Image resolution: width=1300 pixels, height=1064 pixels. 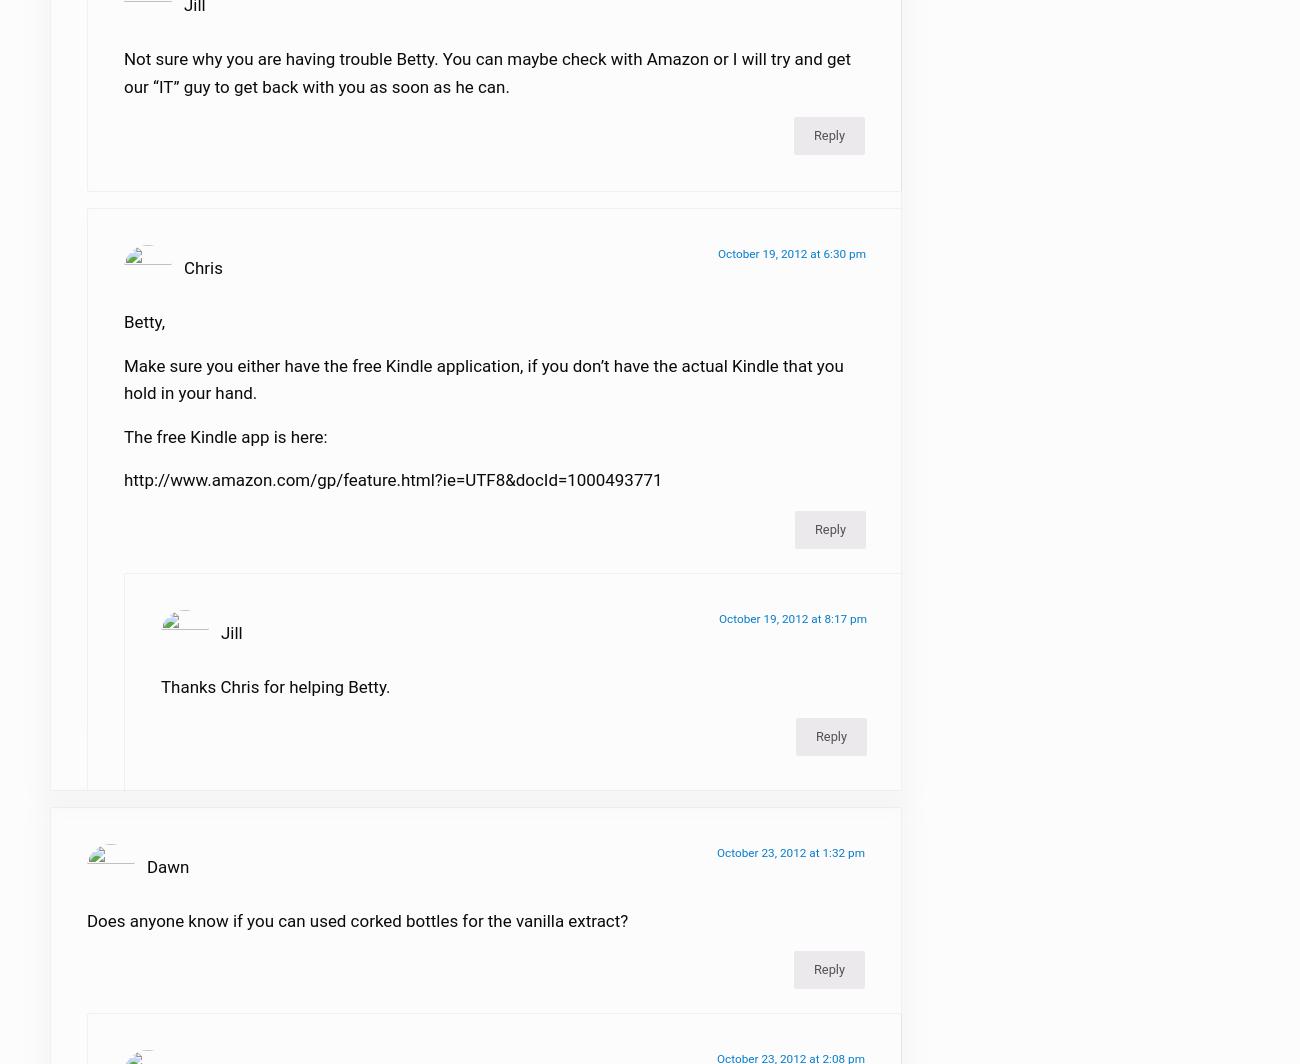 What do you see at coordinates (482, 391) in the screenshot?
I see `'Make sure you either have the free Kindle application, if you don’t have the actual Kindle that you hold in your hand.'` at bounding box center [482, 391].